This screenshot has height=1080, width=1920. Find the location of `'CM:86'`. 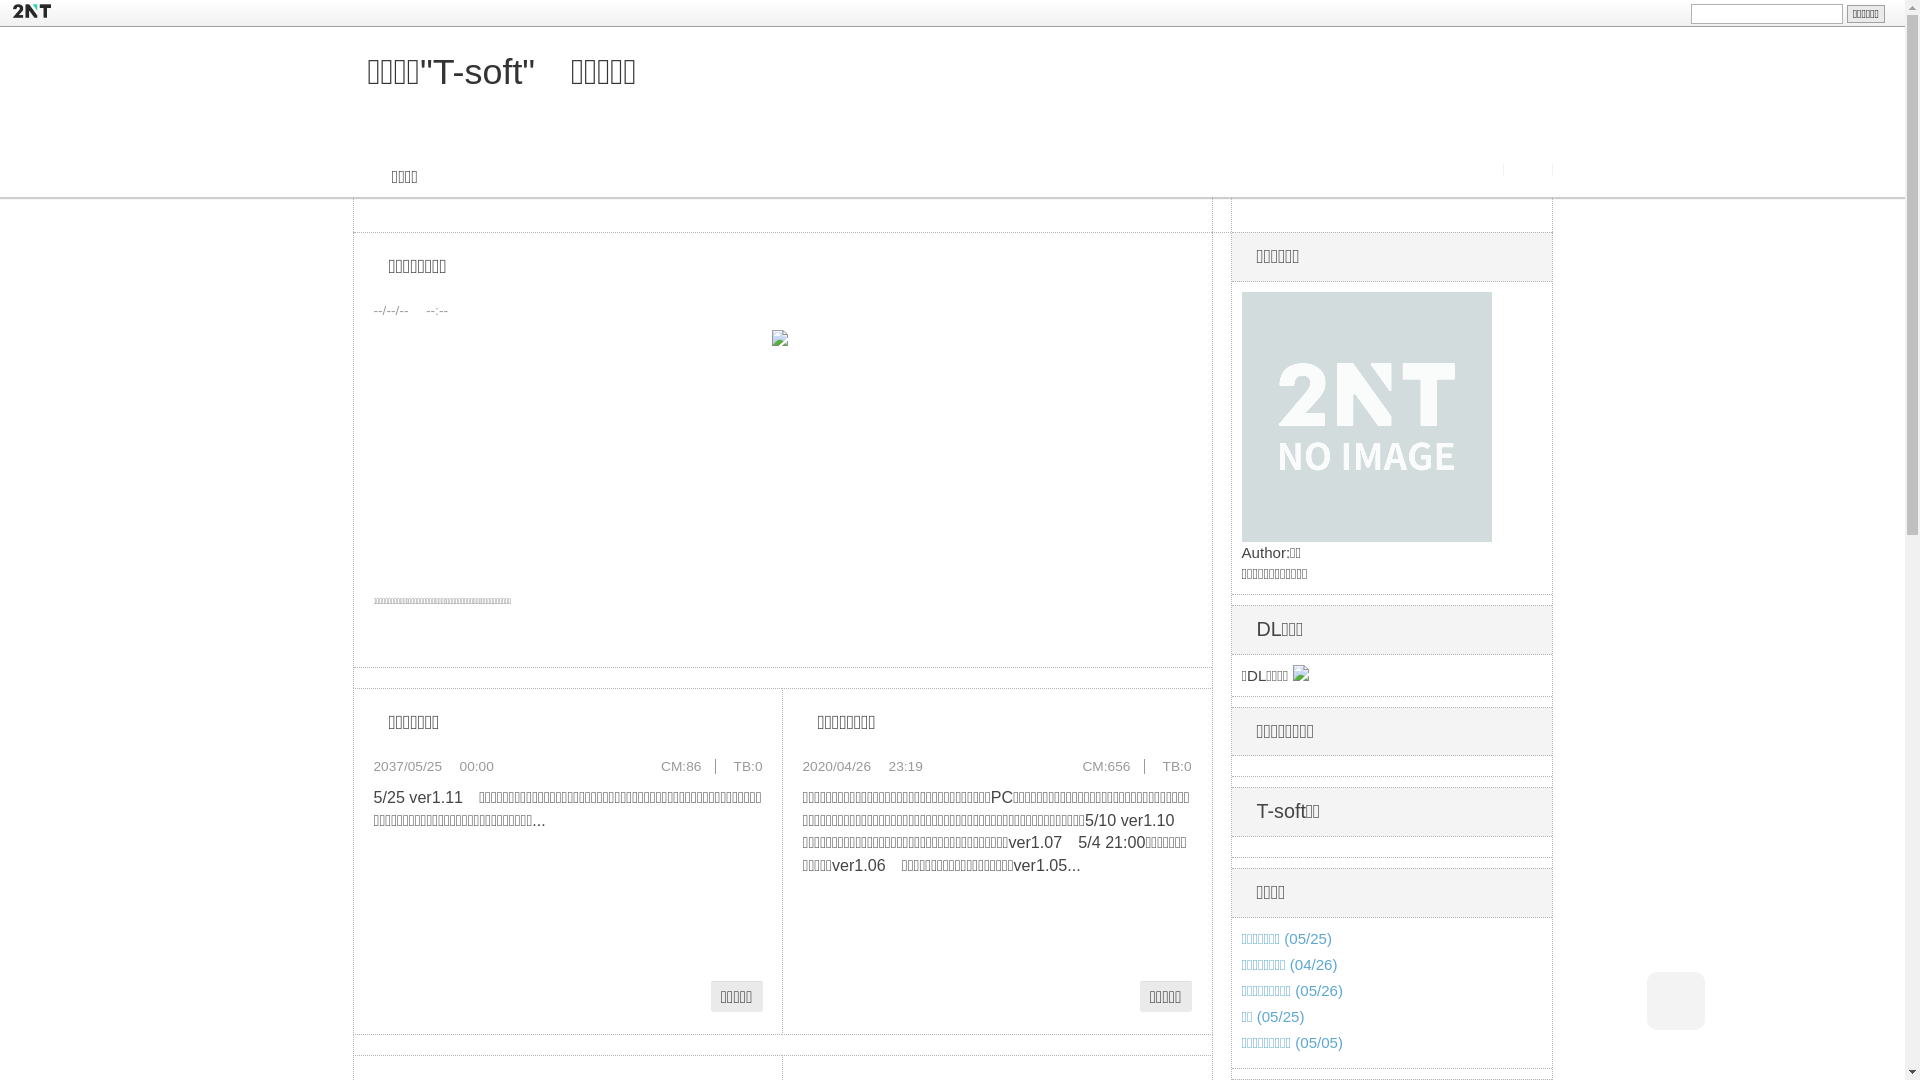

'CM:86' is located at coordinates (681, 765).